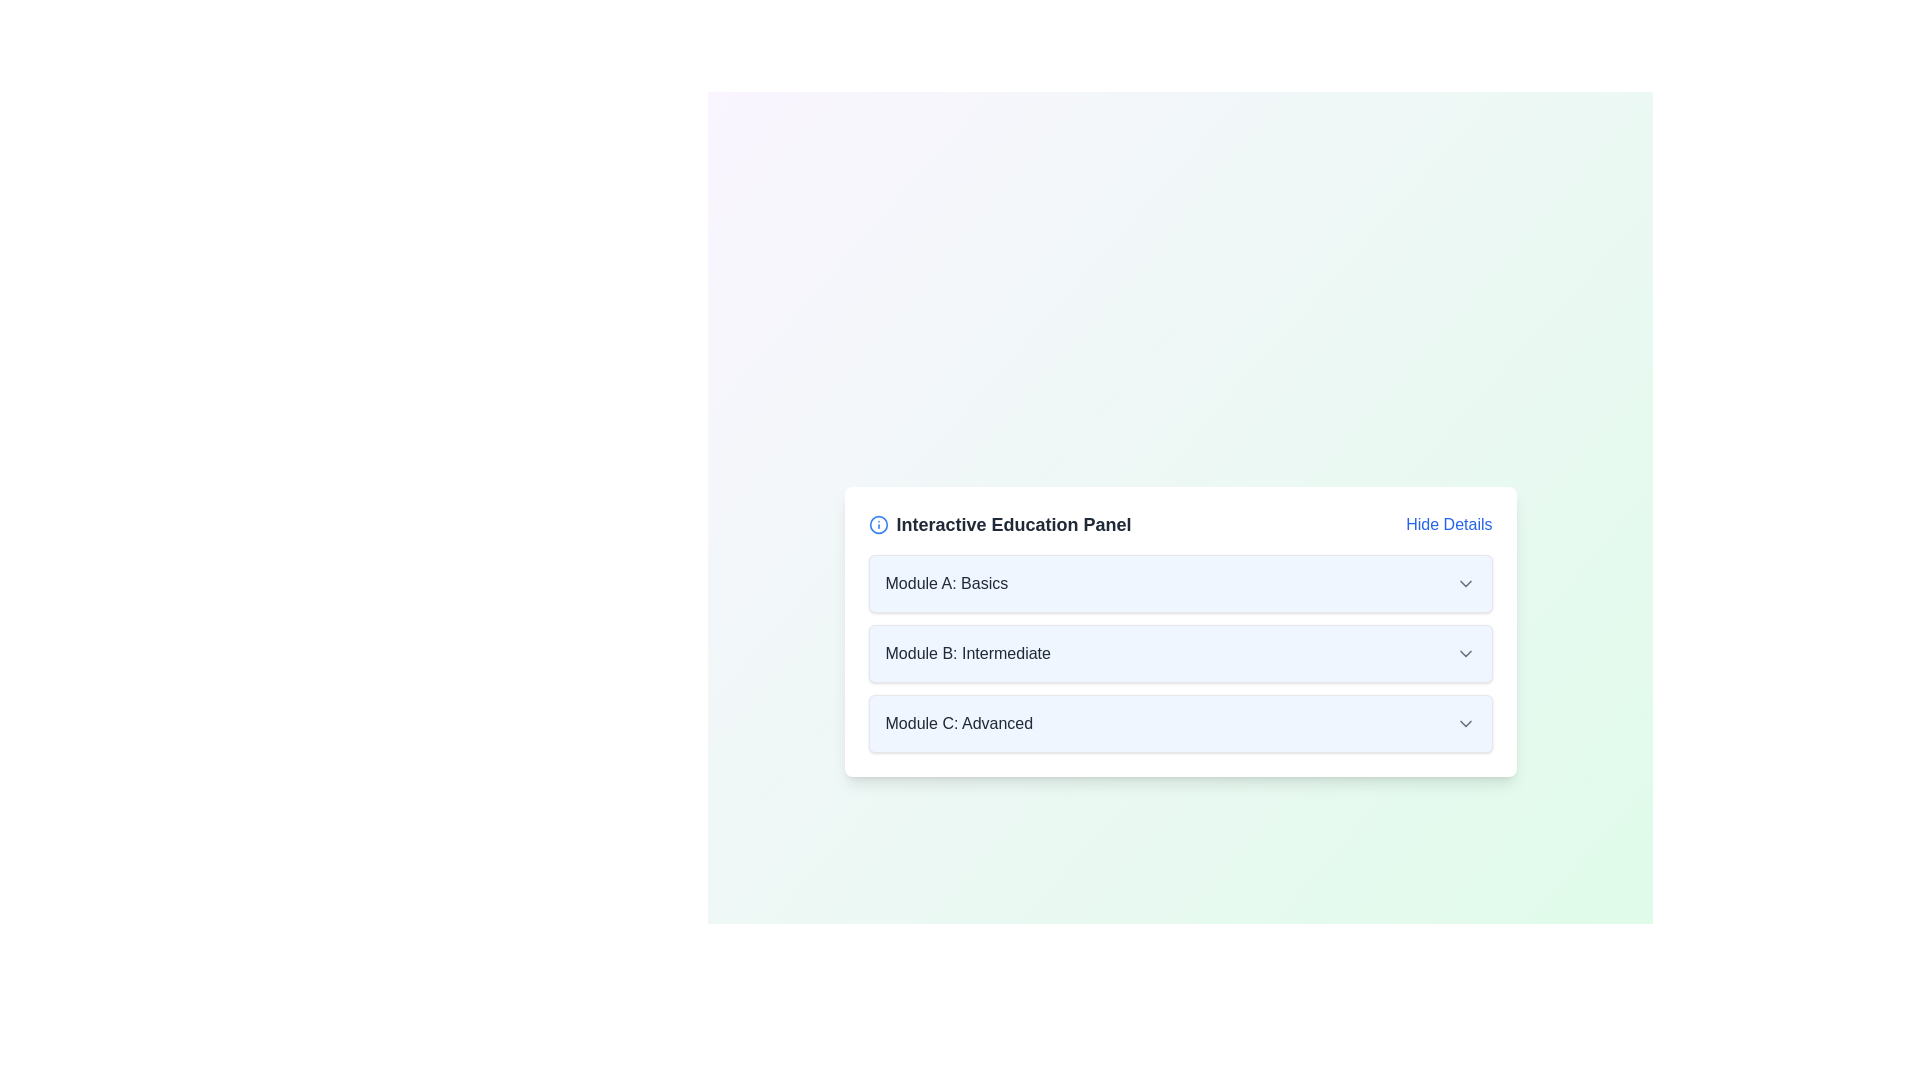  Describe the element at coordinates (968, 654) in the screenshot. I see `text label indicating the title of the second module, which is positioned below 'Module A: Basics' and above 'Module C: Advanced'` at that location.